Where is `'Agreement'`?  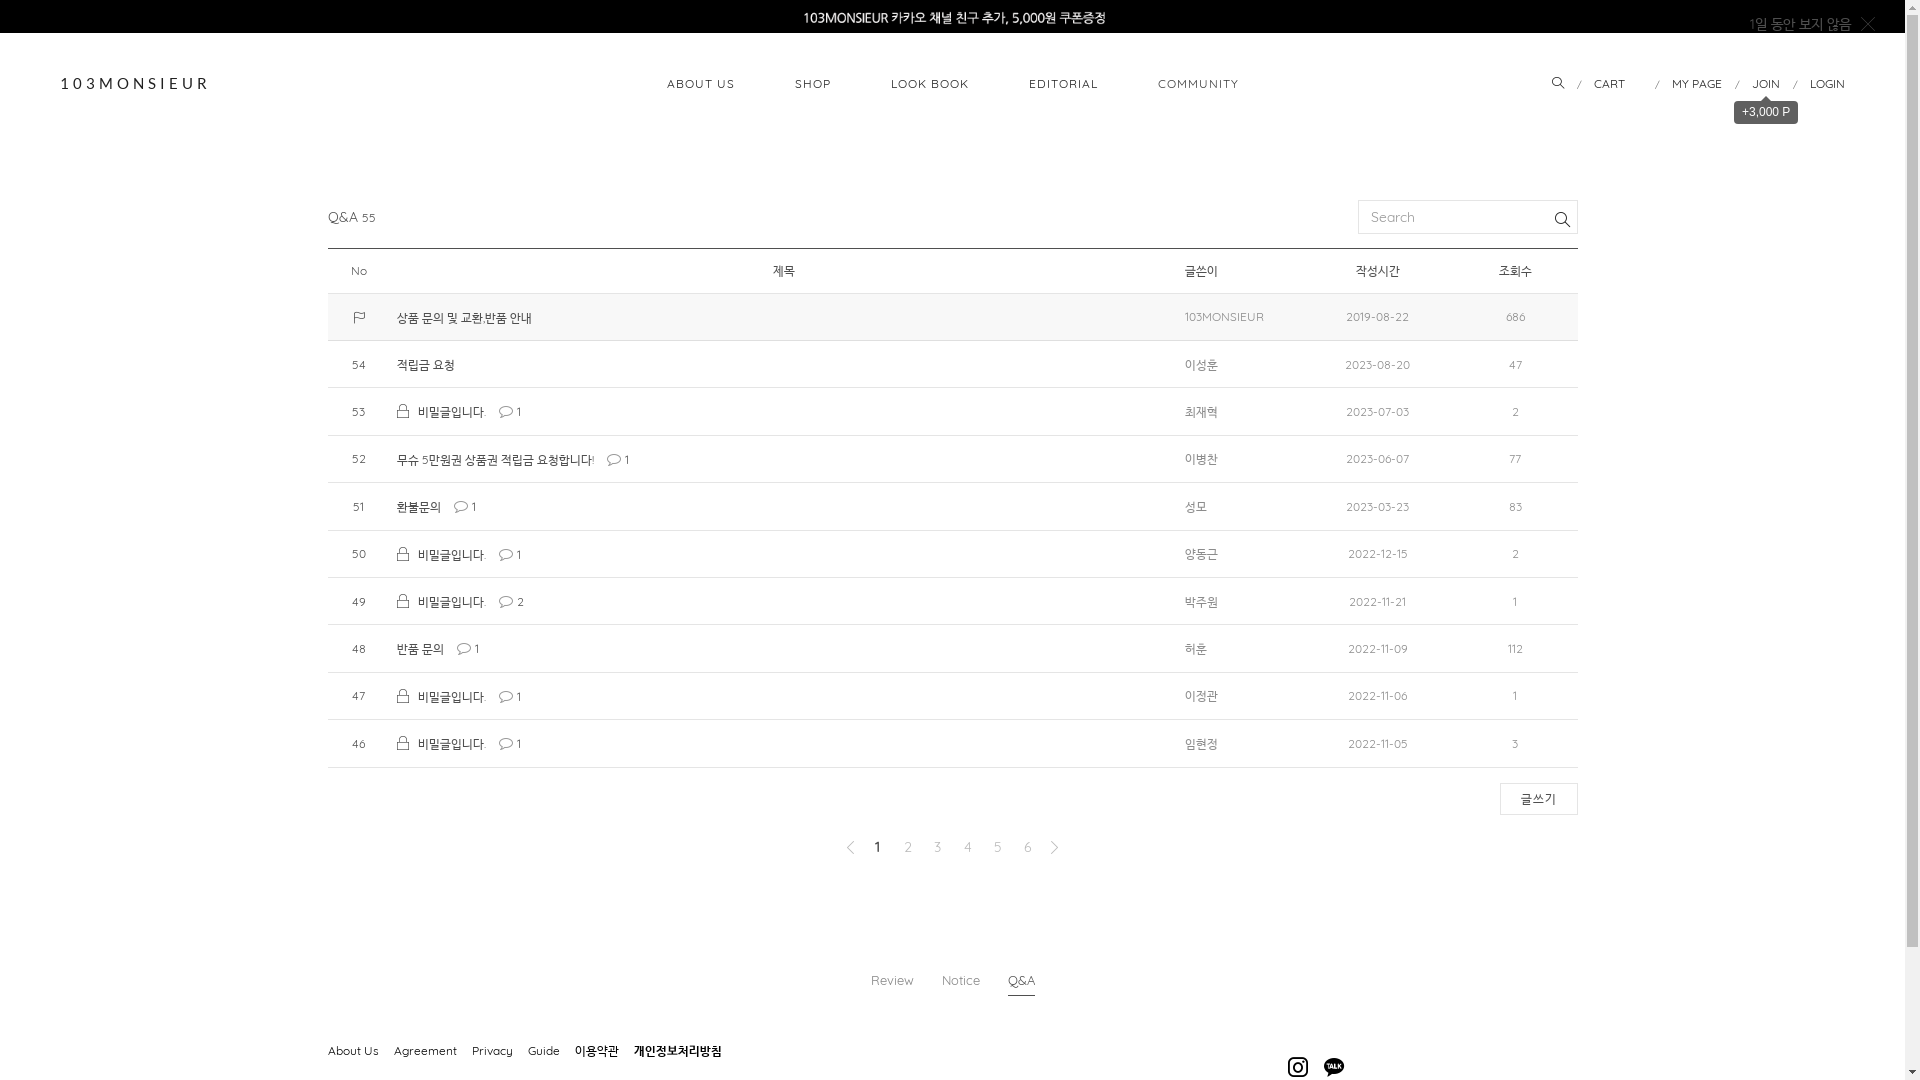 'Agreement' is located at coordinates (393, 1049).